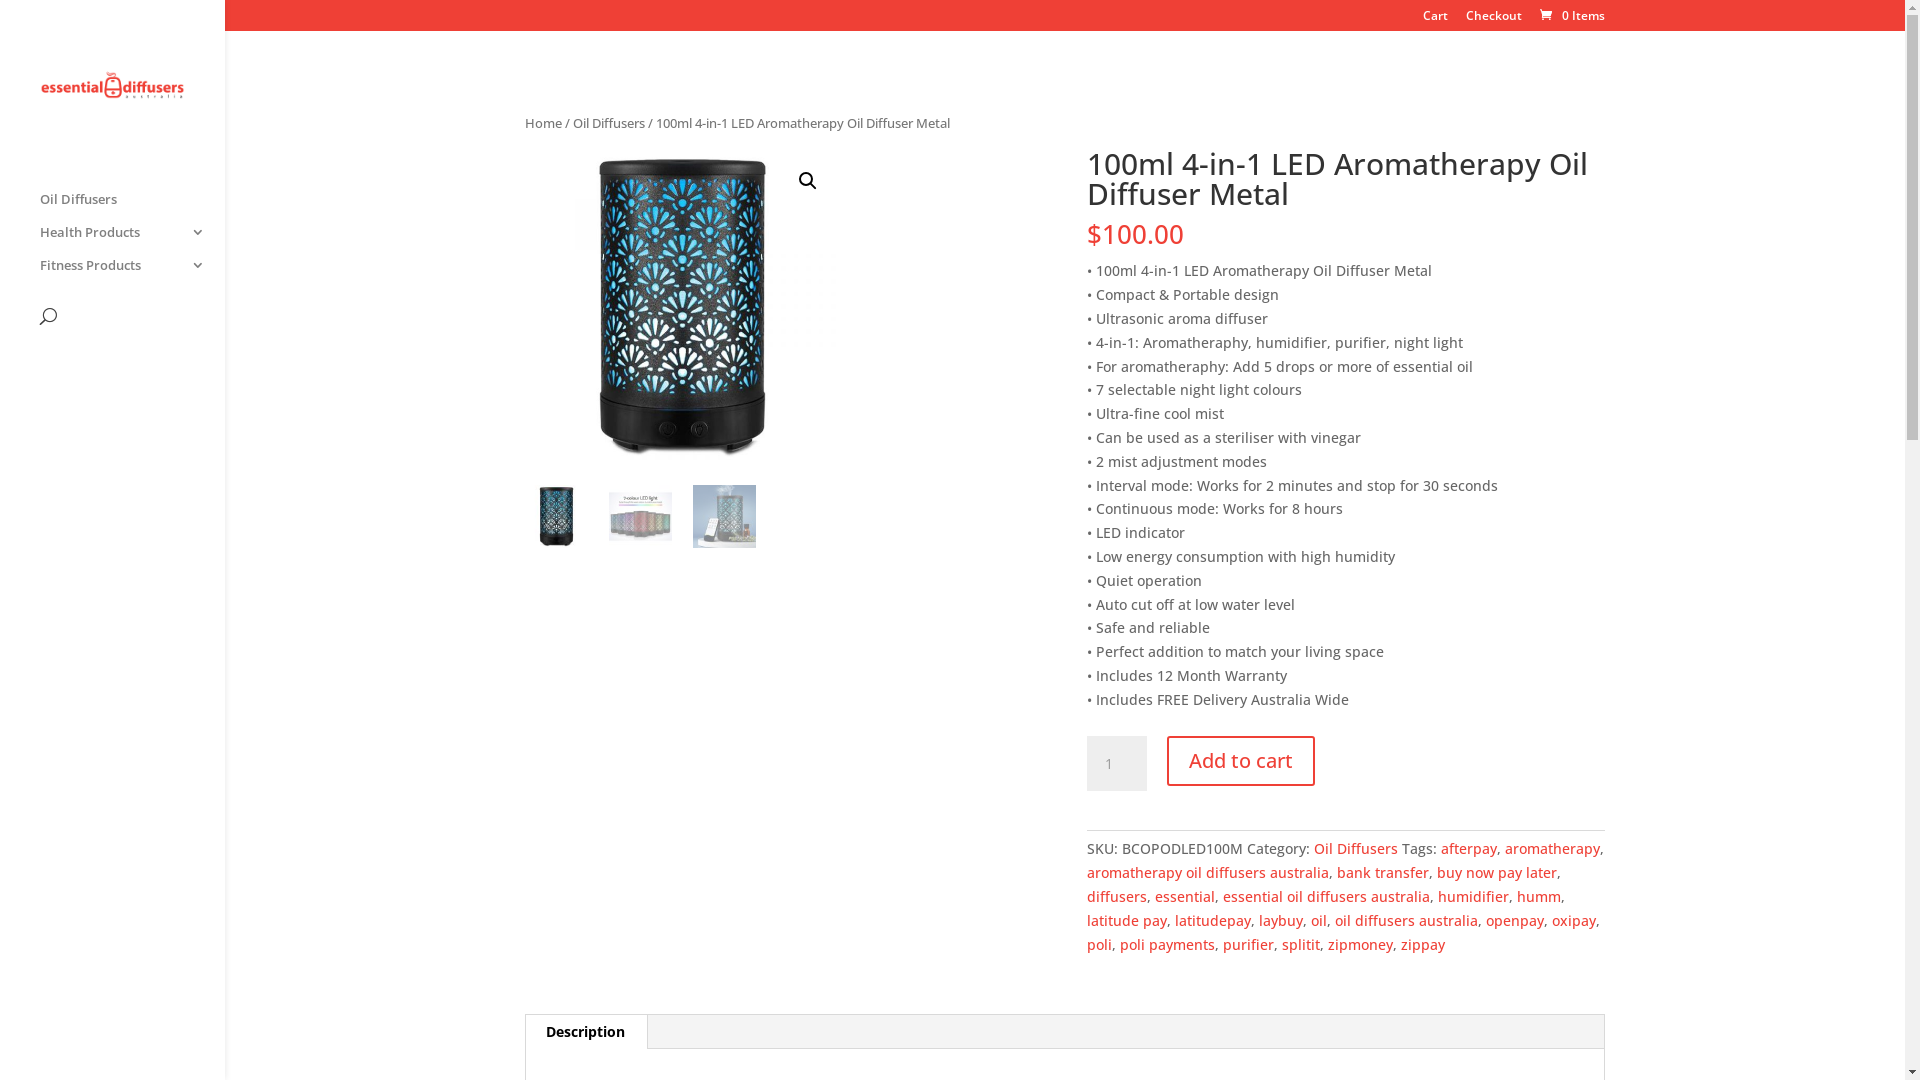  What do you see at coordinates (1207, 871) in the screenshot?
I see `'aromatherapy oil diffusers australia'` at bounding box center [1207, 871].